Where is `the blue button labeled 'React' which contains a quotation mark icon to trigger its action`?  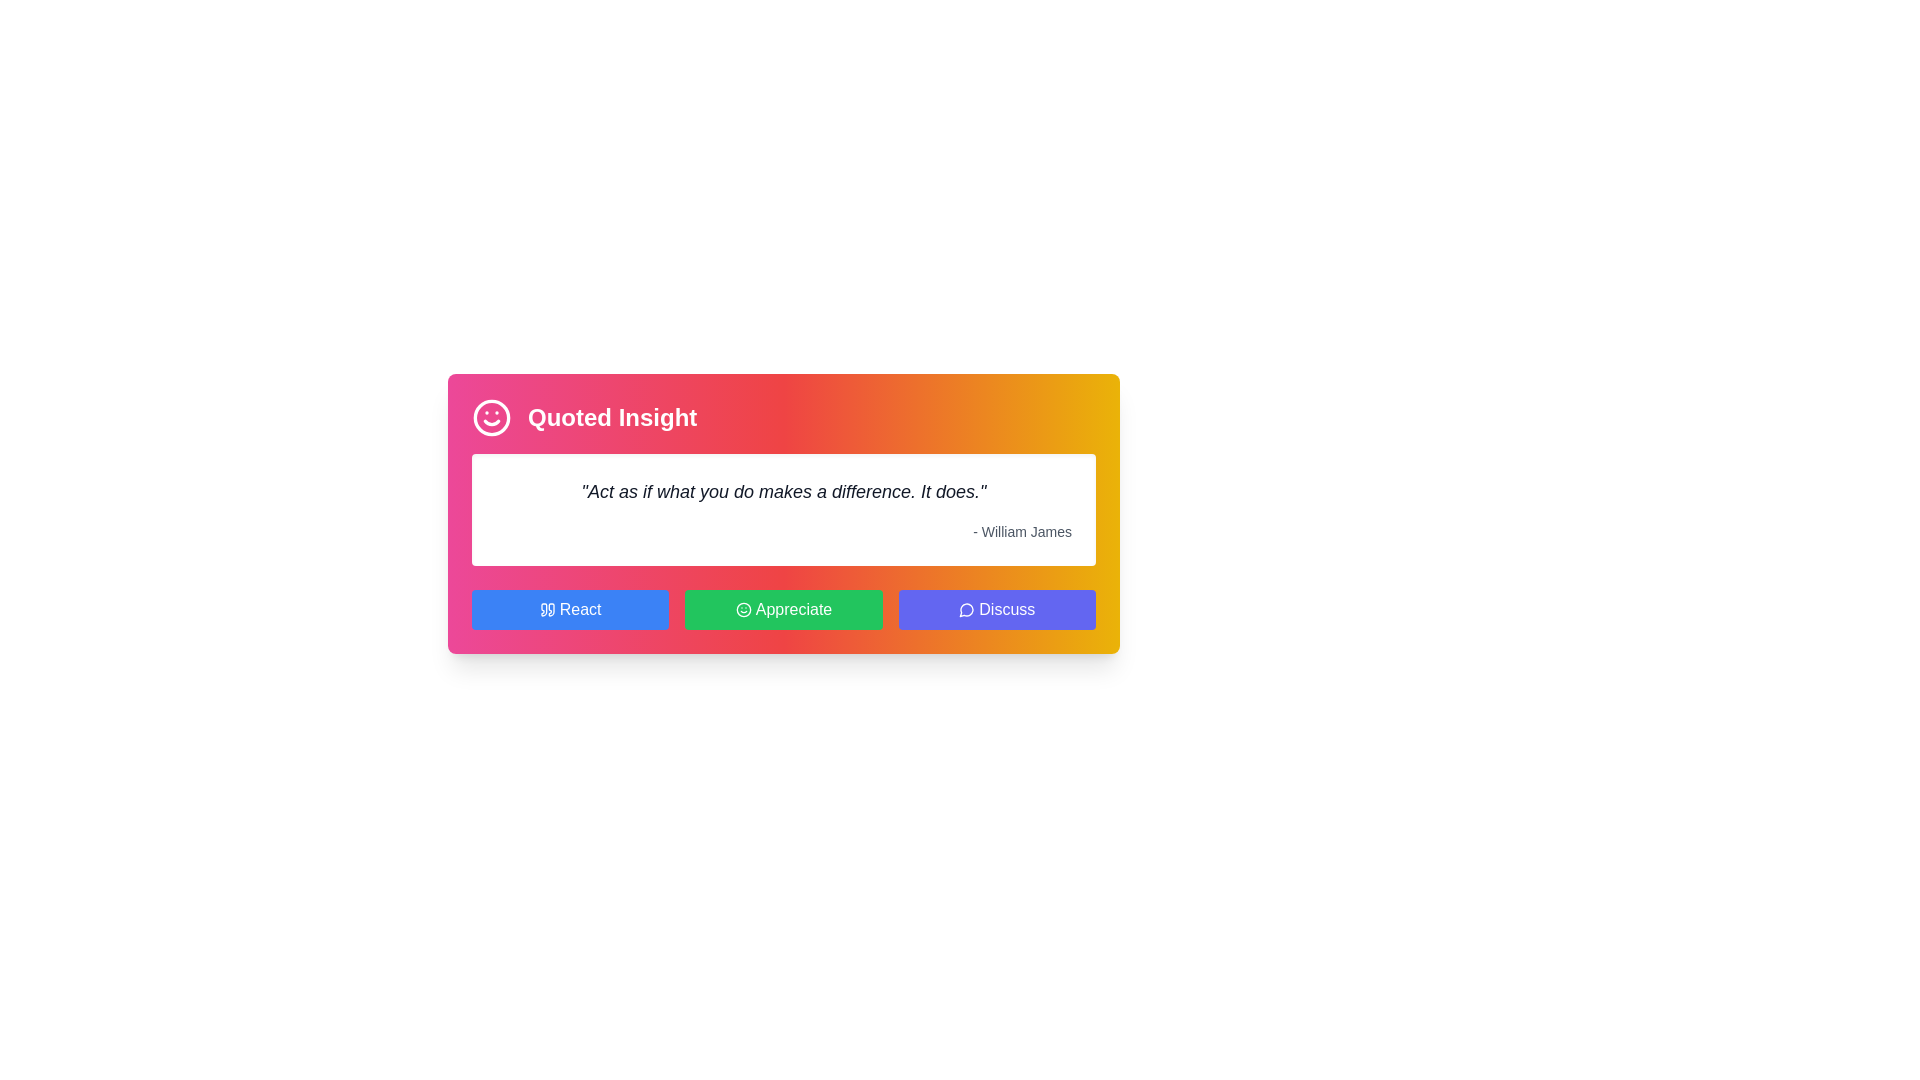
the blue button labeled 'React' which contains a quotation mark icon to trigger its action is located at coordinates (547, 608).